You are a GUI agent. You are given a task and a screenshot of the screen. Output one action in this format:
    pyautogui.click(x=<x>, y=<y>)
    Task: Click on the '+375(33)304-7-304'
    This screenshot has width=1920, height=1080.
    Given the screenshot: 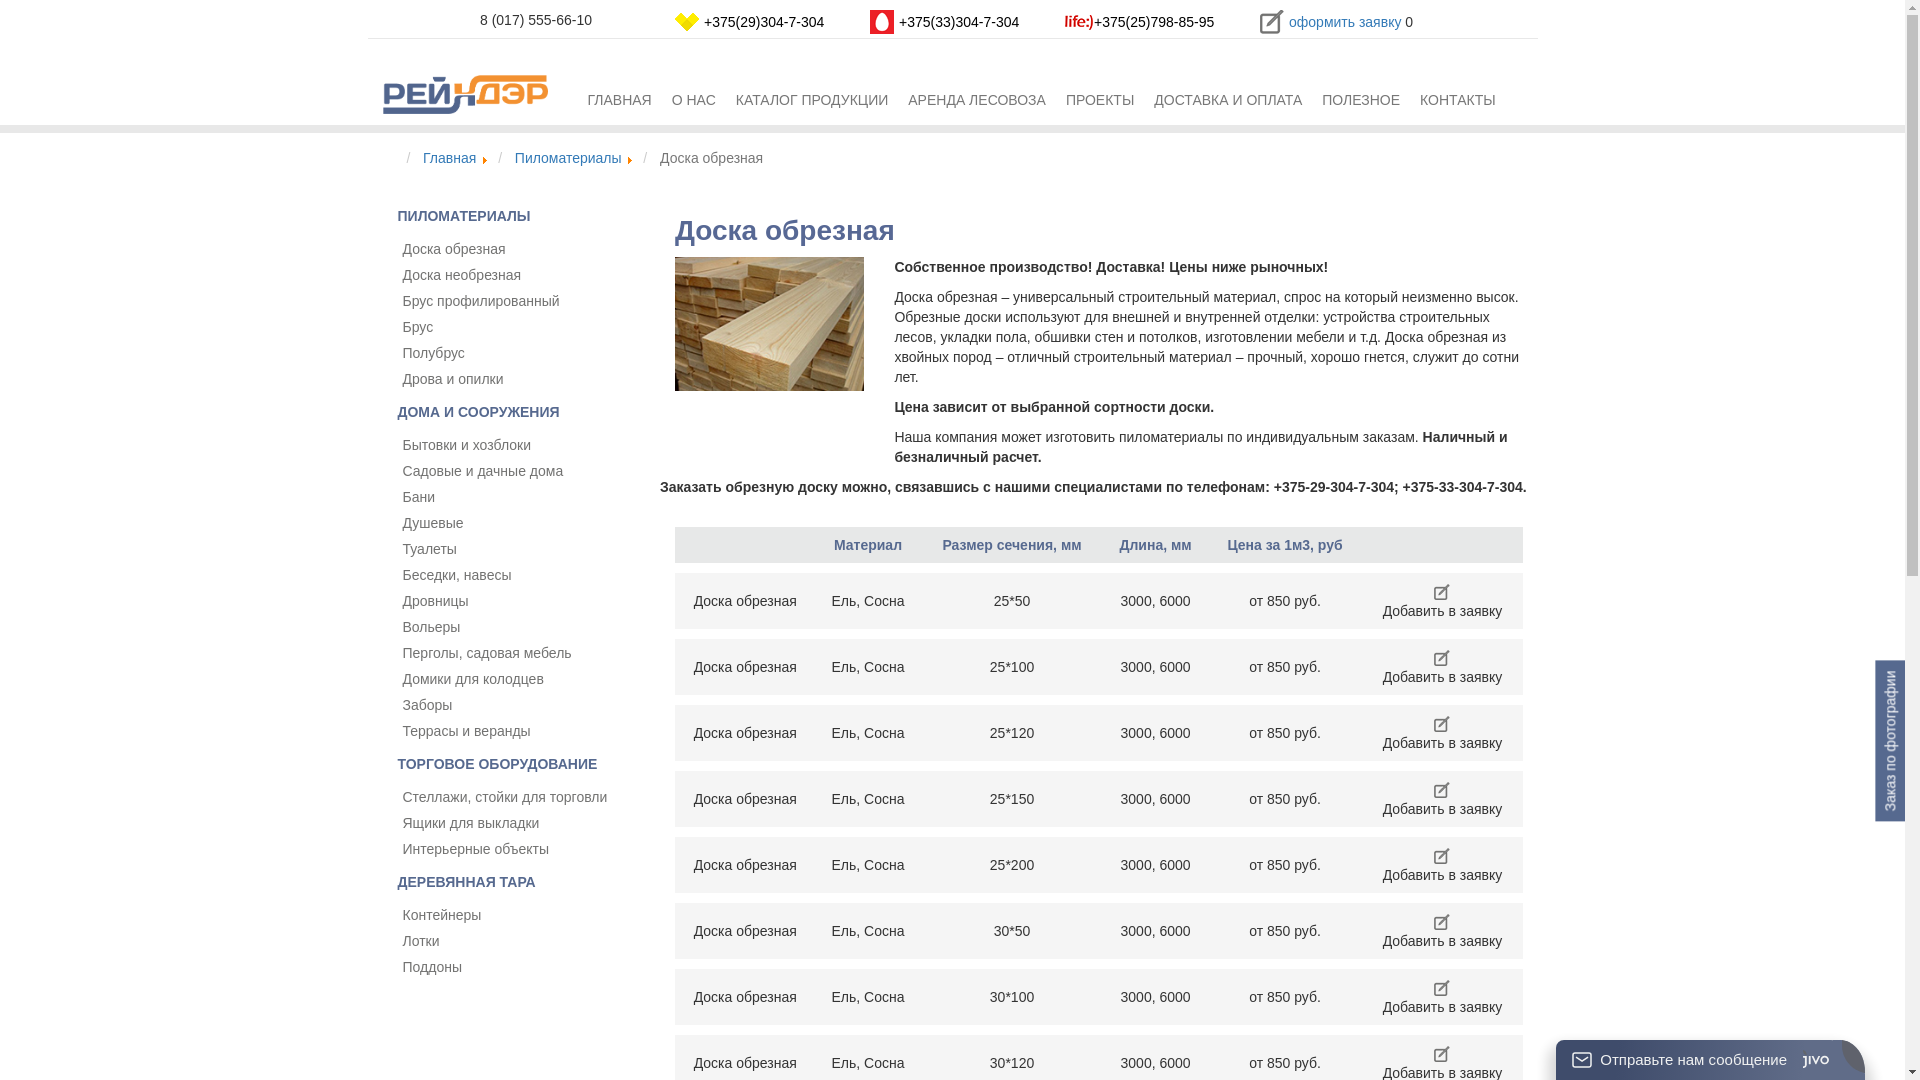 What is the action you would take?
    pyautogui.click(x=958, y=22)
    